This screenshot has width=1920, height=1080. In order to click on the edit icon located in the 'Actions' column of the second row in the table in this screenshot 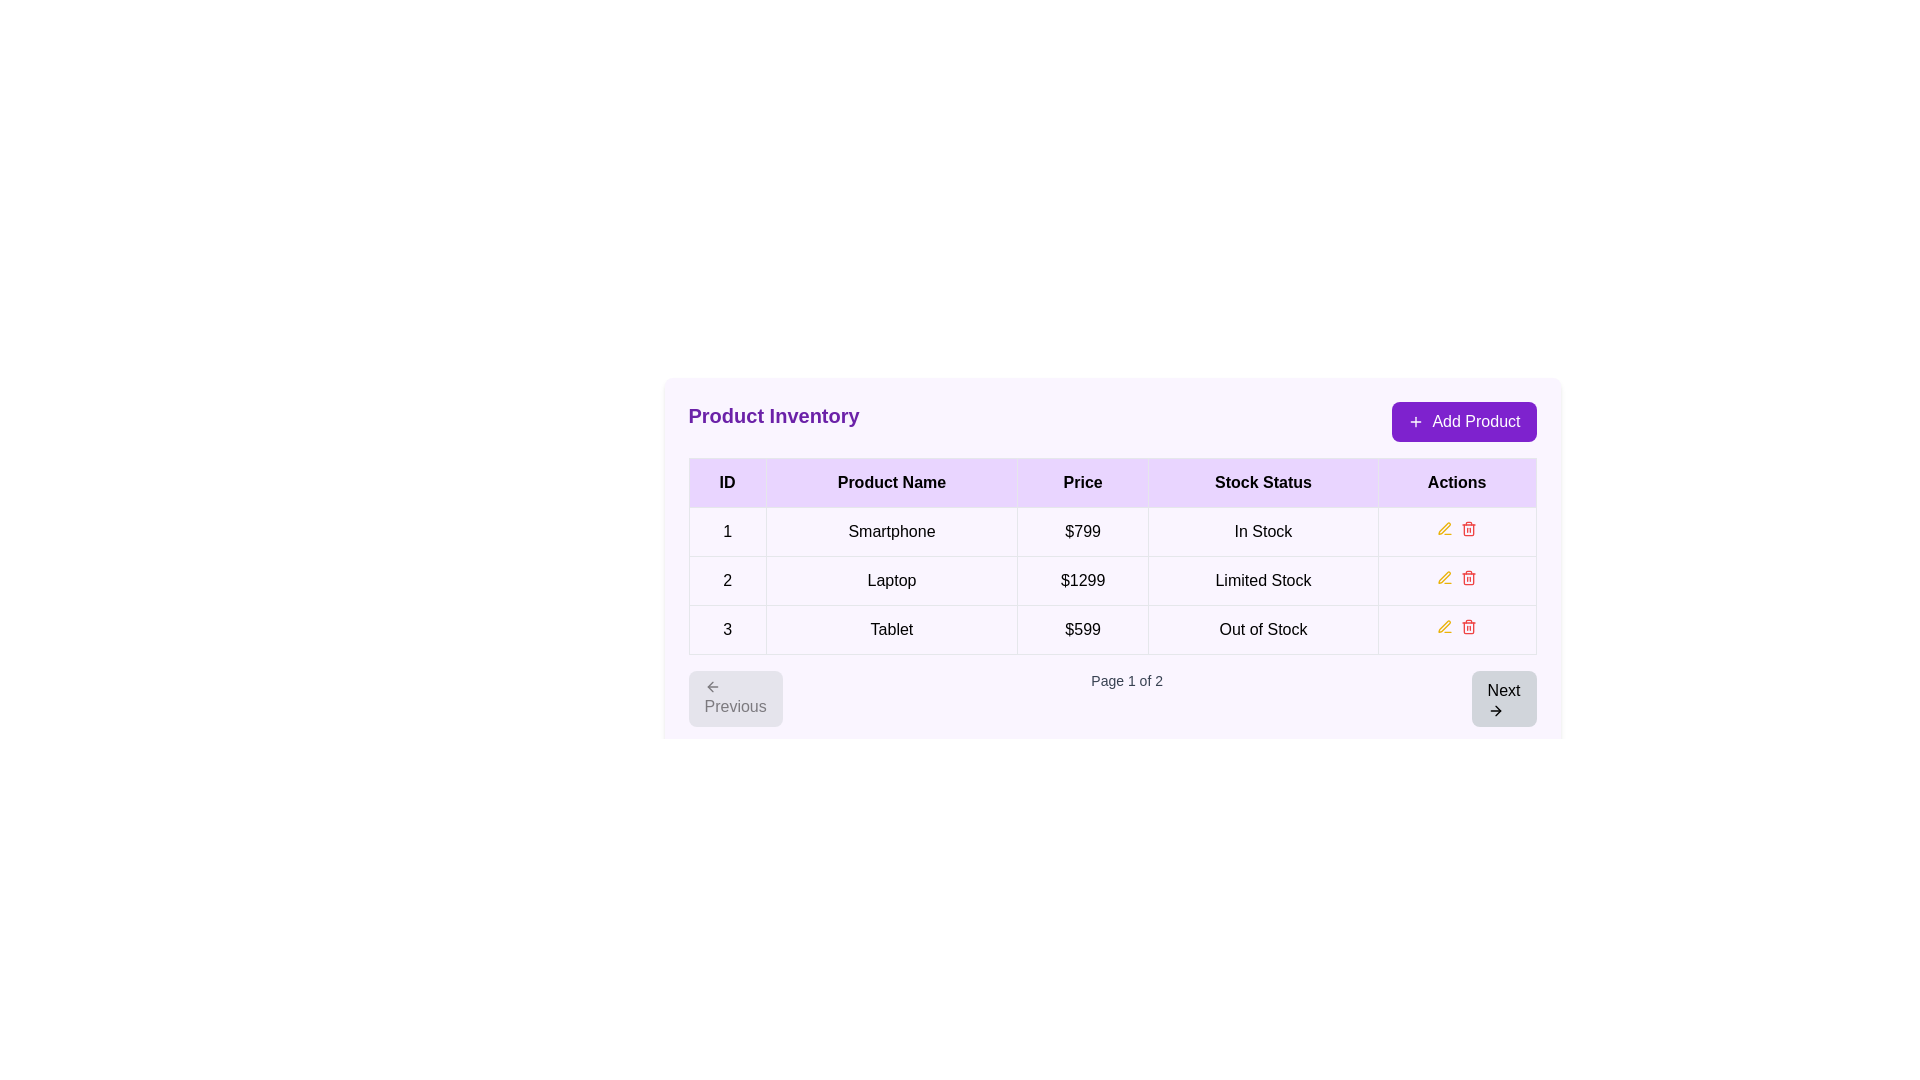, I will do `click(1444, 527)`.